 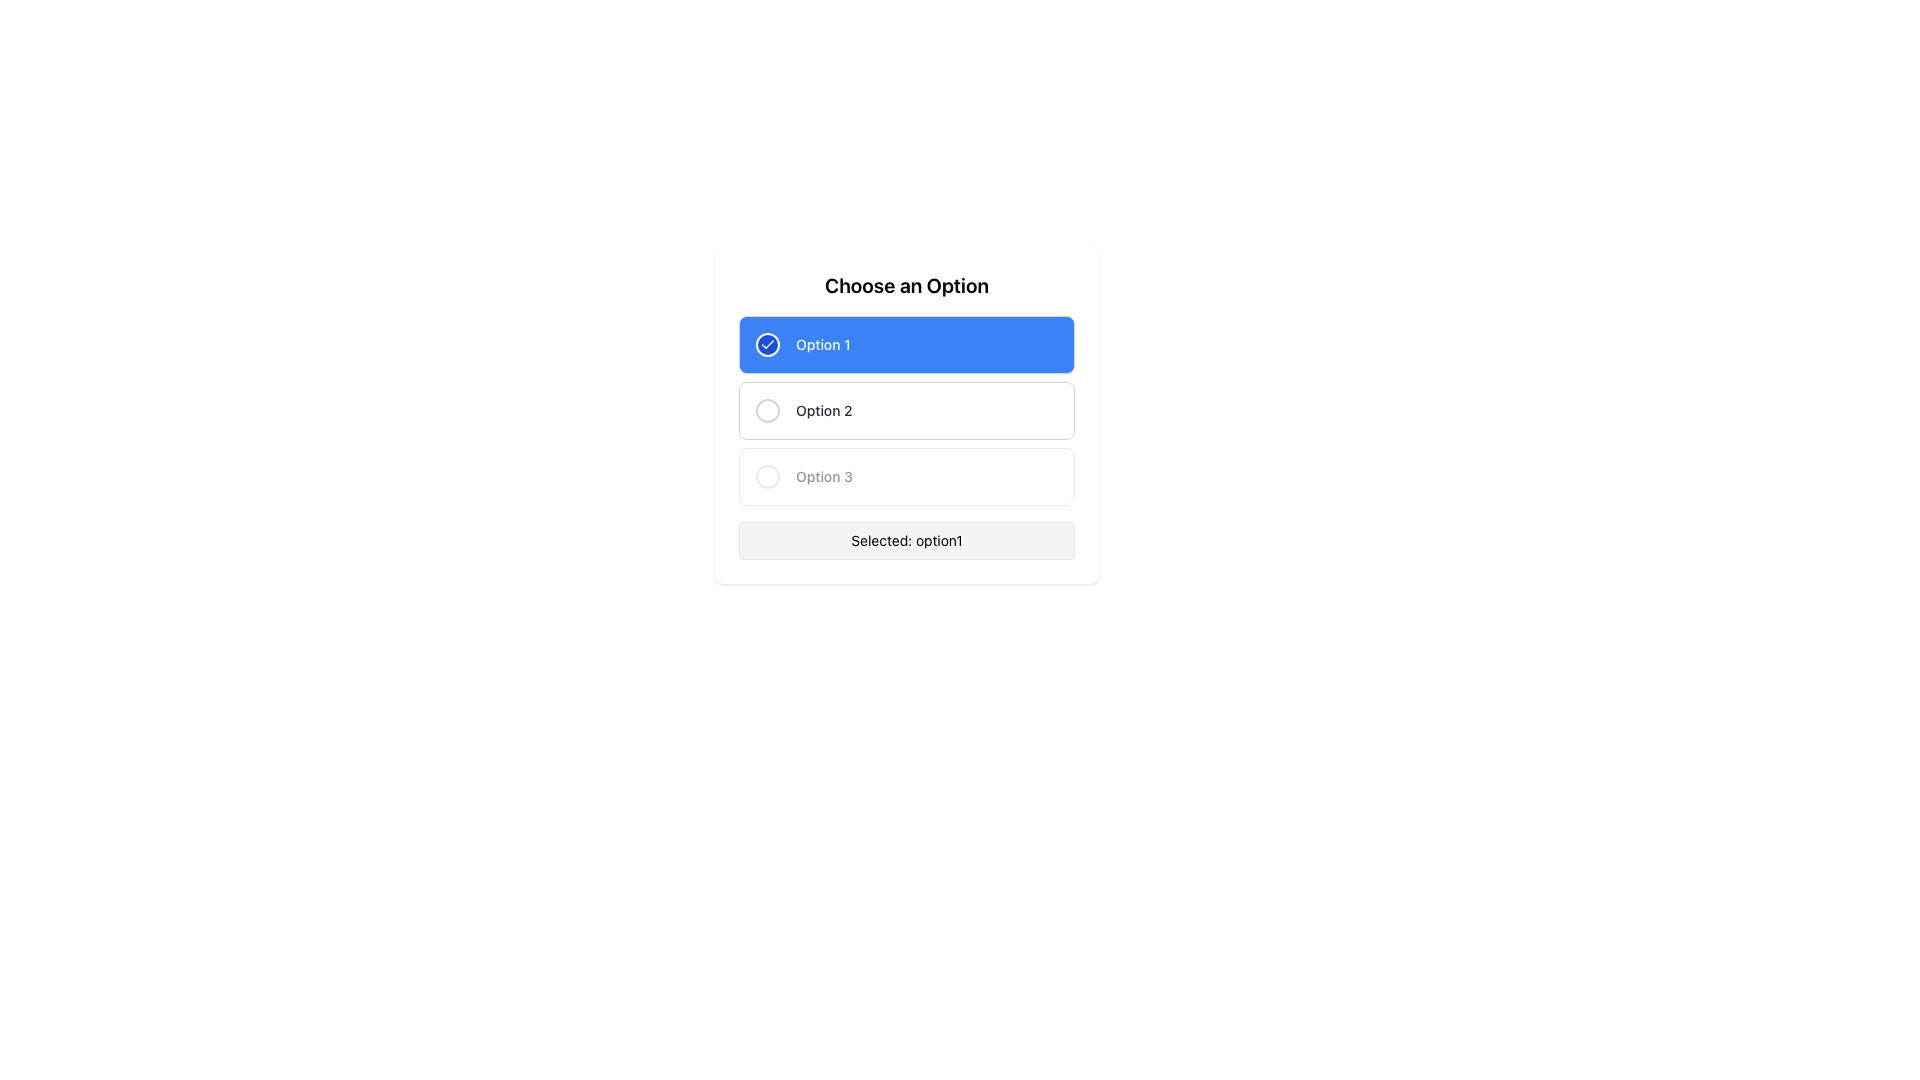 What do you see at coordinates (906, 410) in the screenshot?
I see `the 'Option 2' radio button` at bounding box center [906, 410].